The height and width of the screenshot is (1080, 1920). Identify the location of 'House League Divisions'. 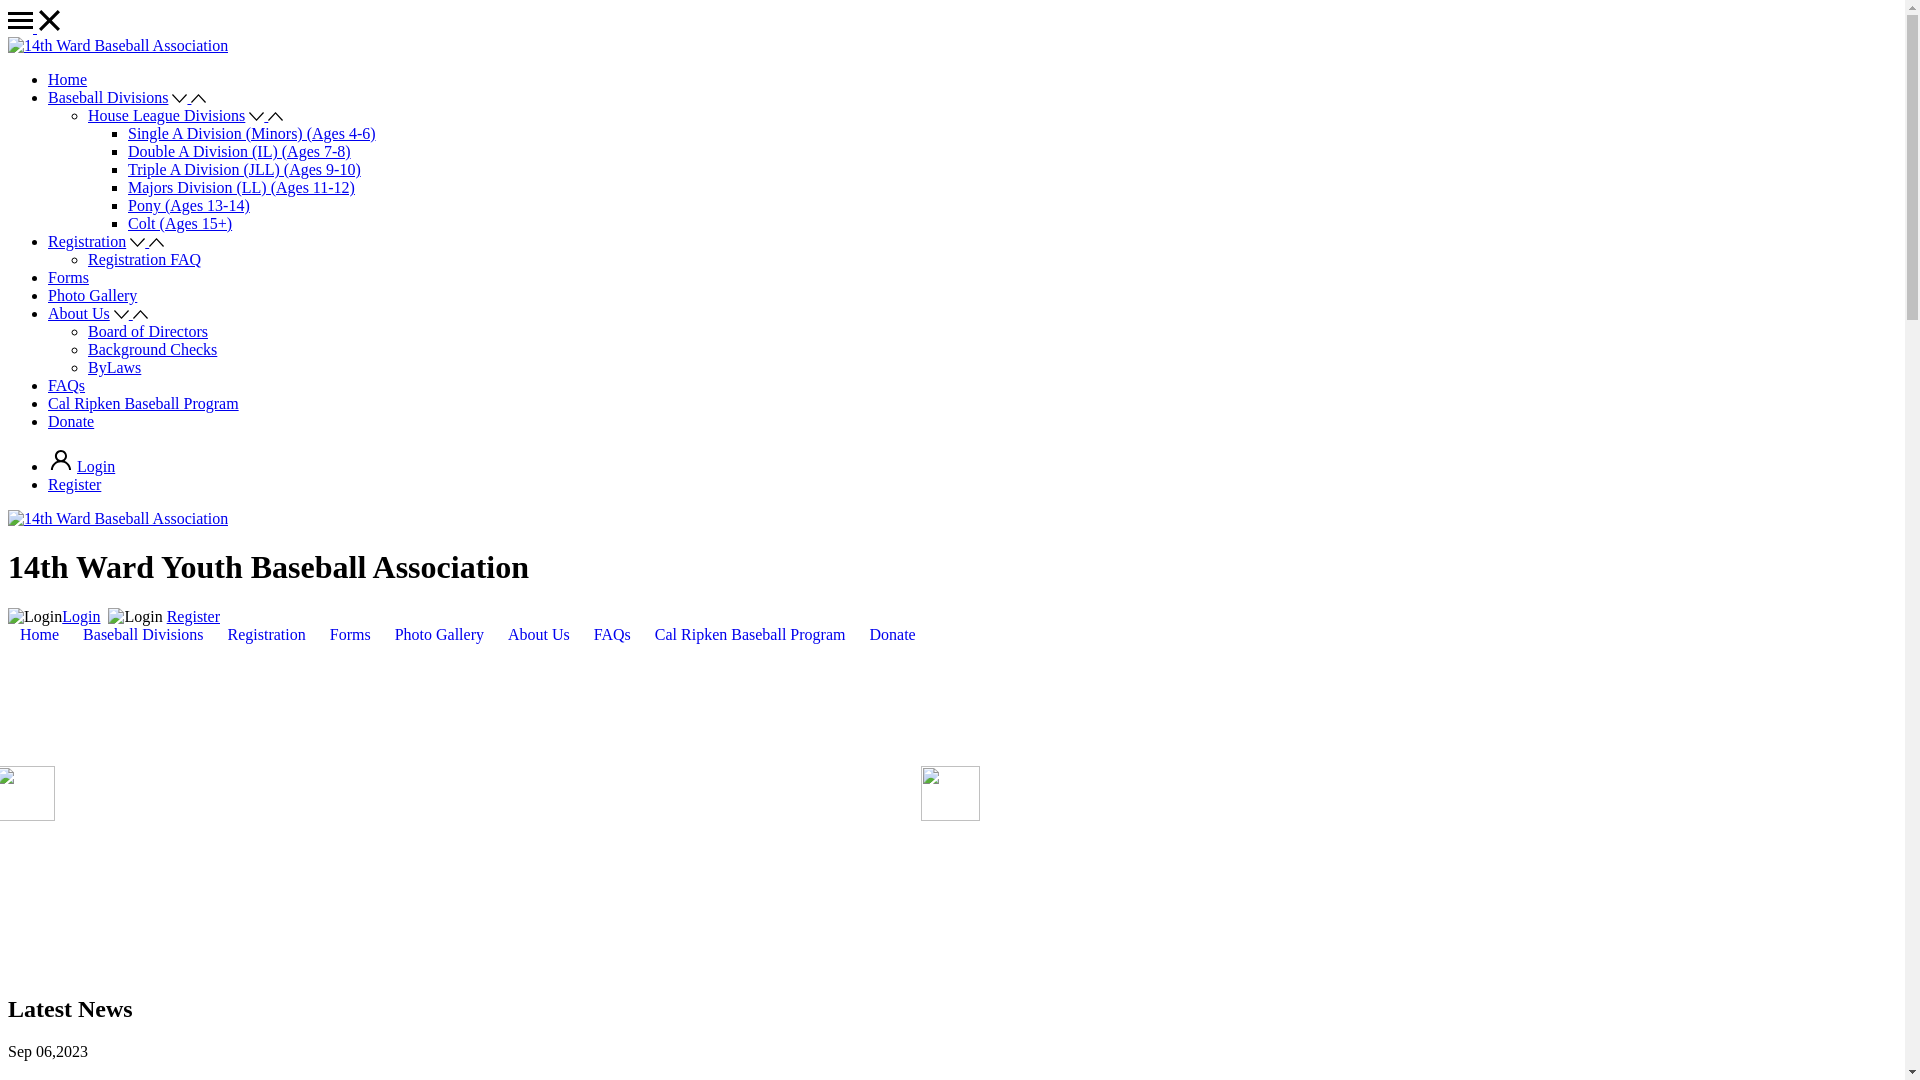
(166, 115).